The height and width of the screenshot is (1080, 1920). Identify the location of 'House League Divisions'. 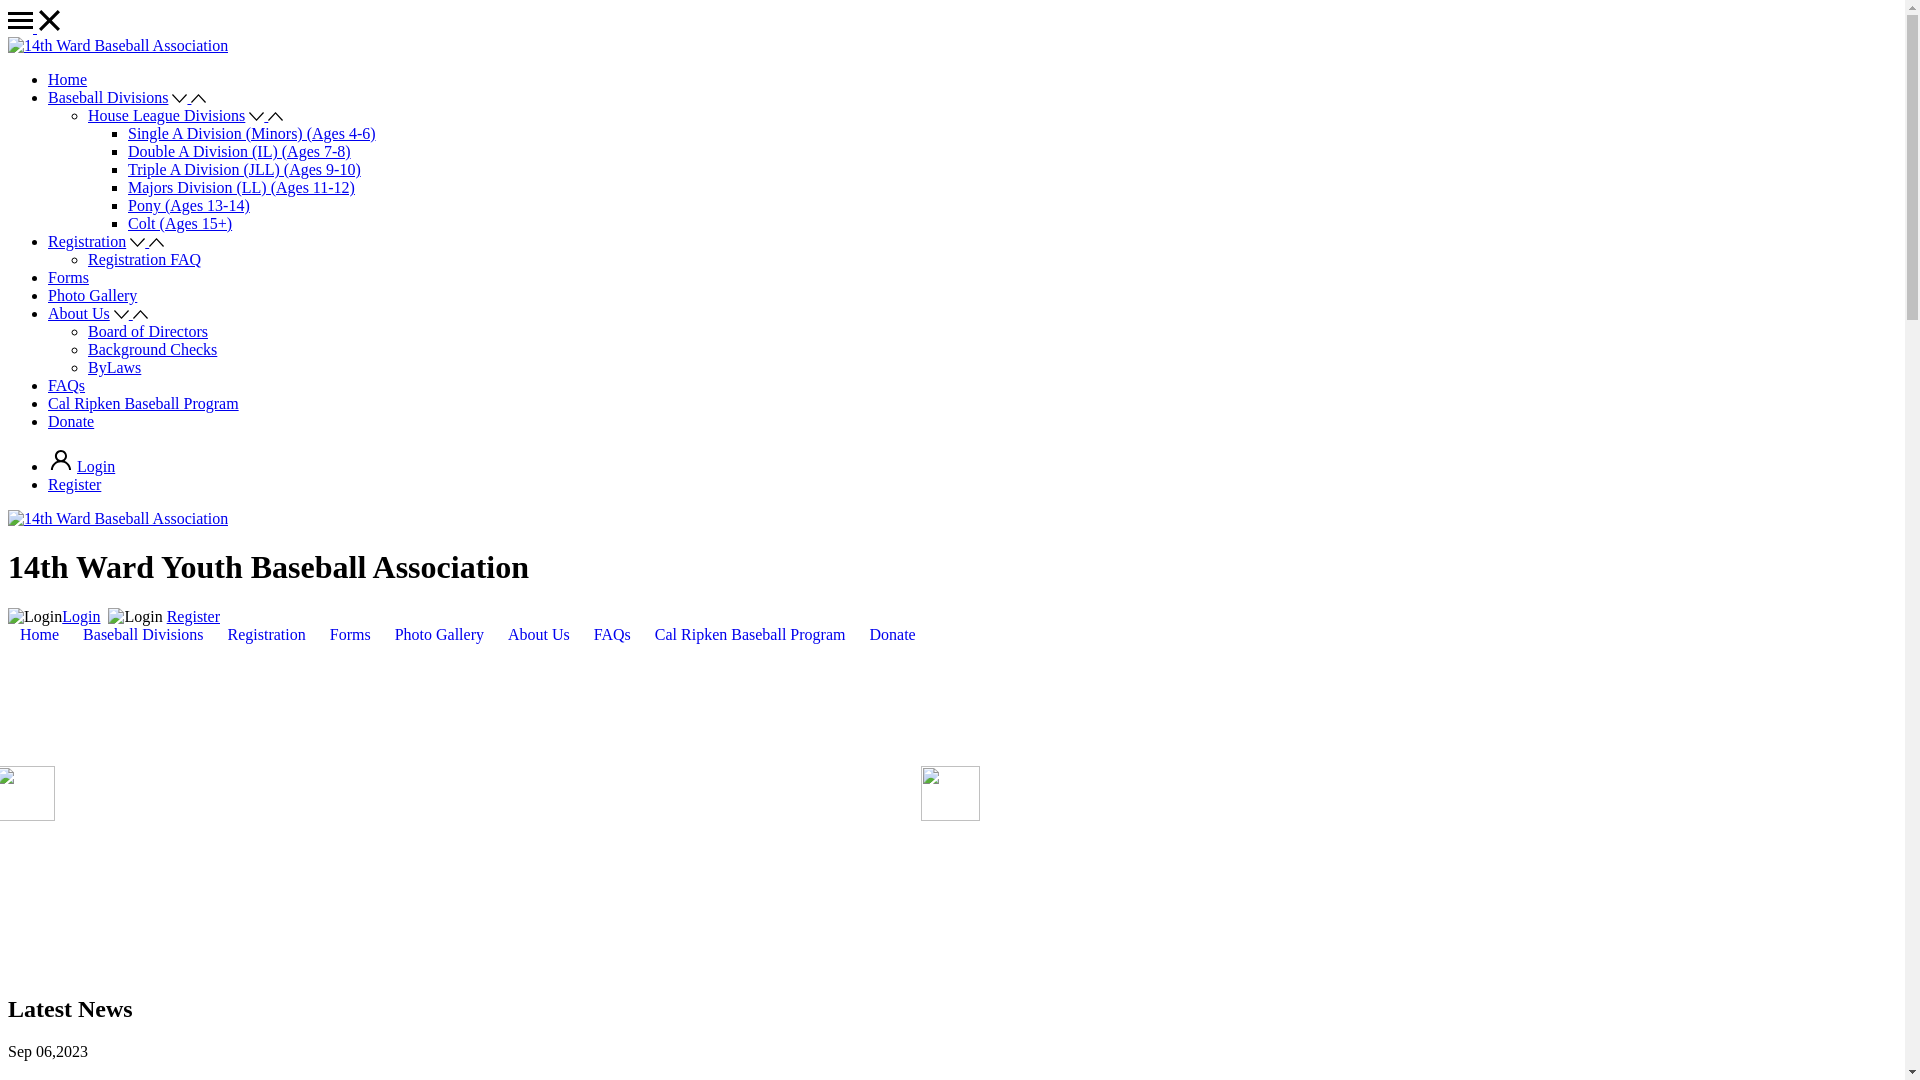
(166, 115).